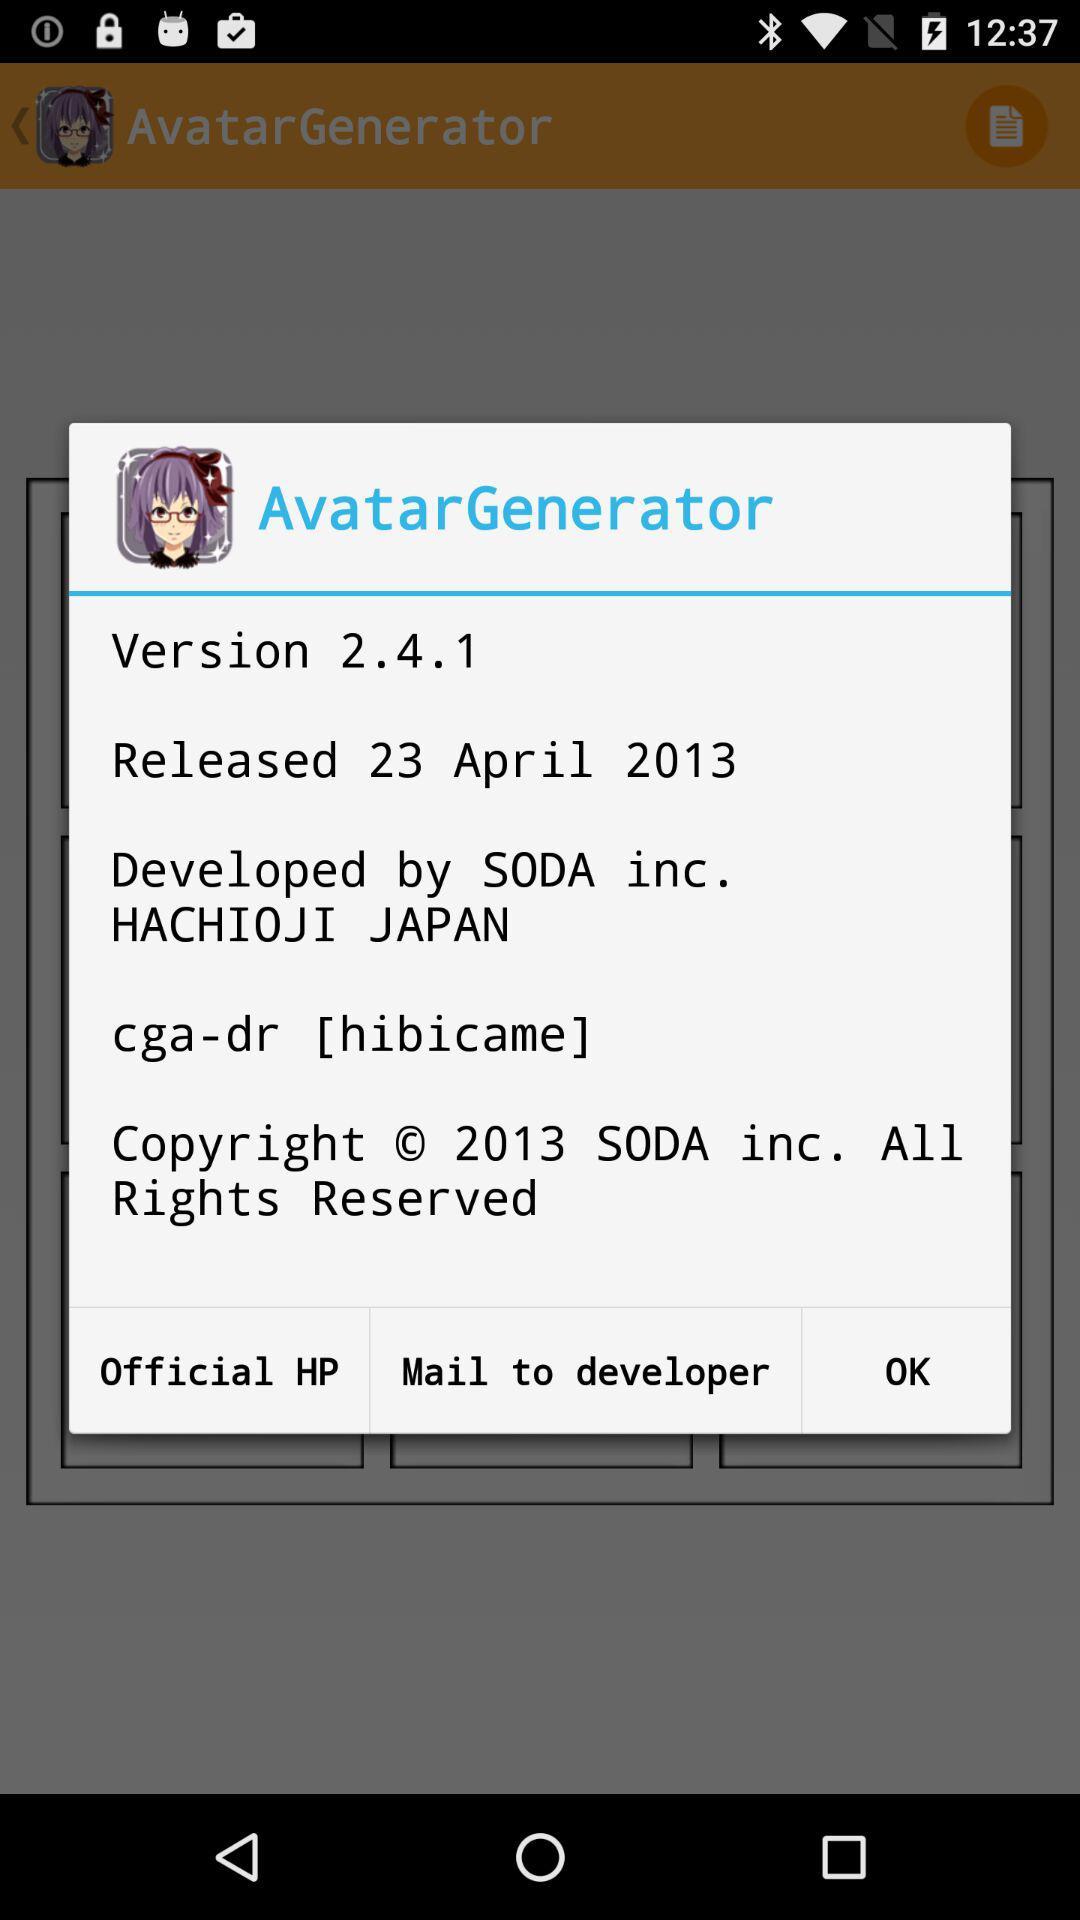  I want to click on ok item, so click(906, 1370).